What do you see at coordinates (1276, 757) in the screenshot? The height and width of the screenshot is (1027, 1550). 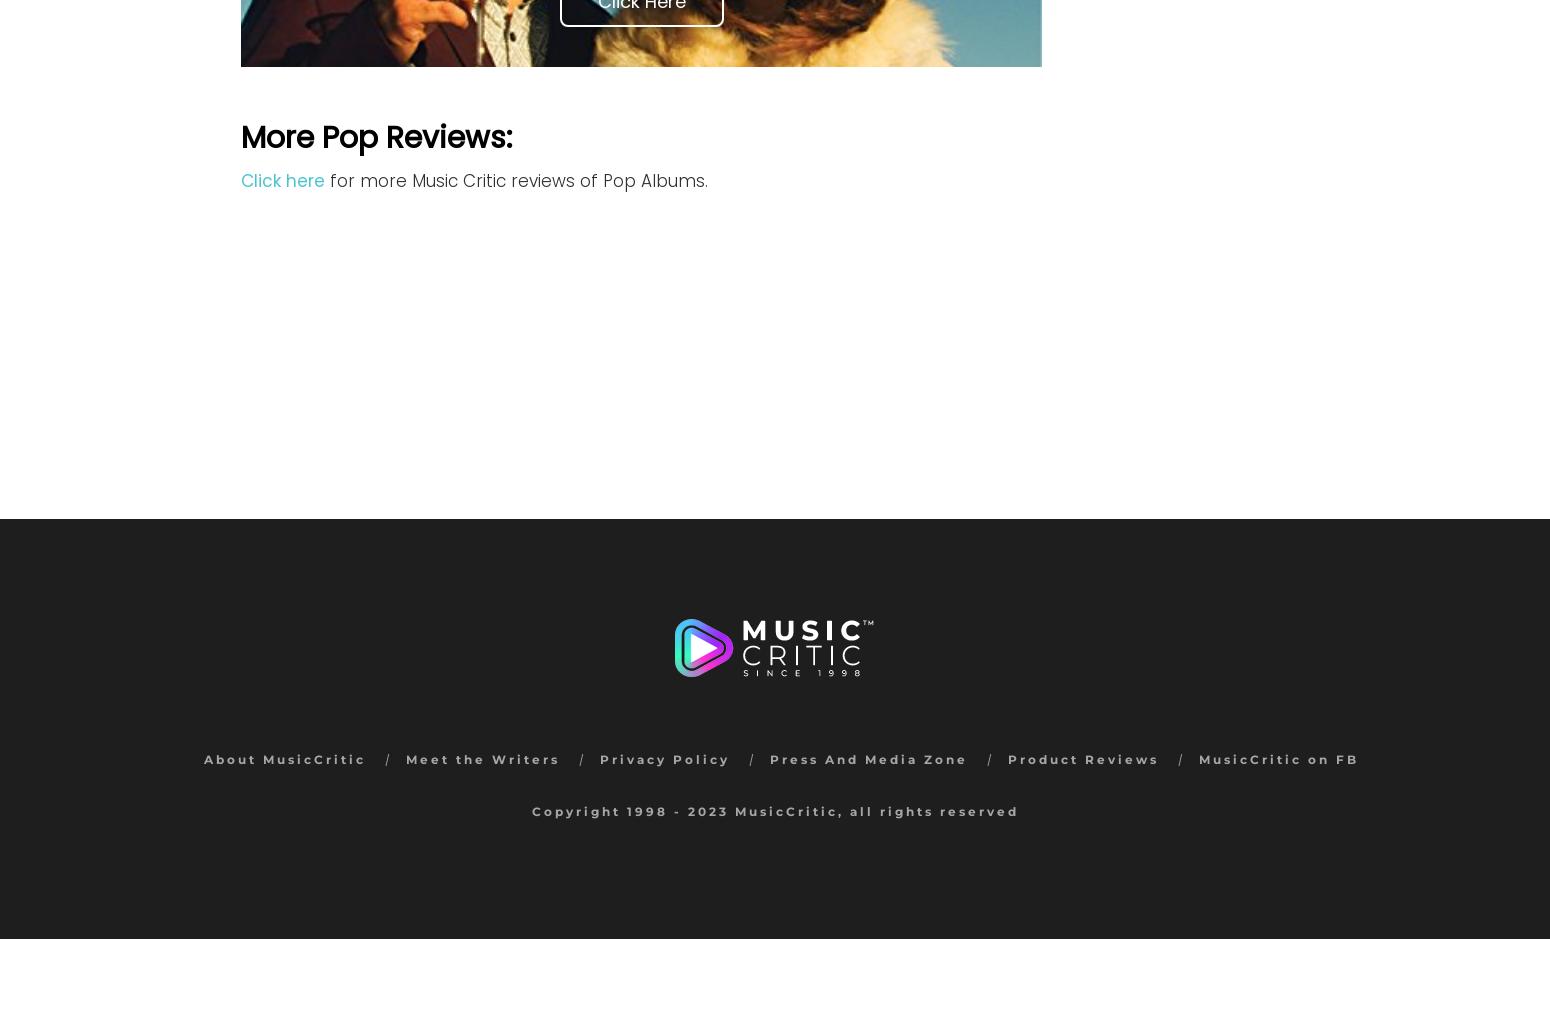 I see `'MusicCritic on FB'` at bounding box center [1276, 757].